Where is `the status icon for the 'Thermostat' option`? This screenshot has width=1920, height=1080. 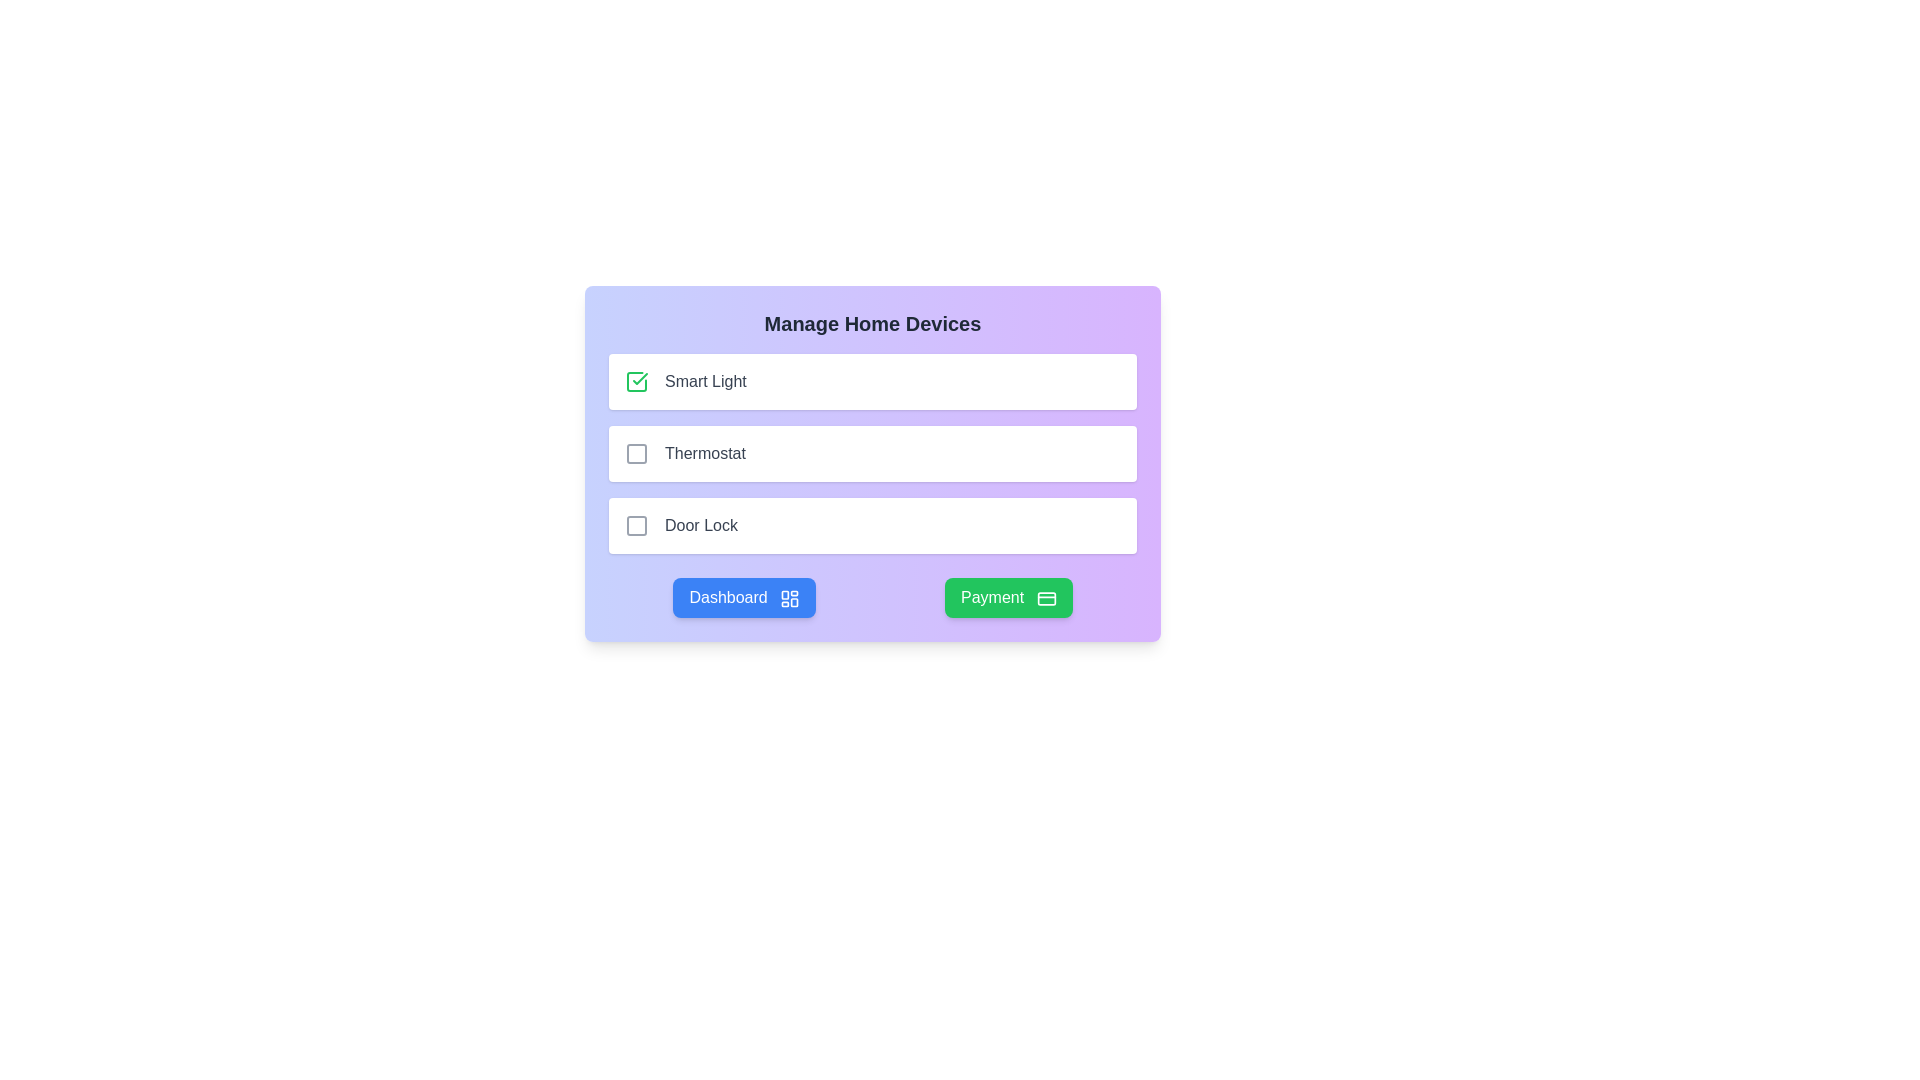 the status icon for the 'Thermostat' option is located at coordinates (636, 454).